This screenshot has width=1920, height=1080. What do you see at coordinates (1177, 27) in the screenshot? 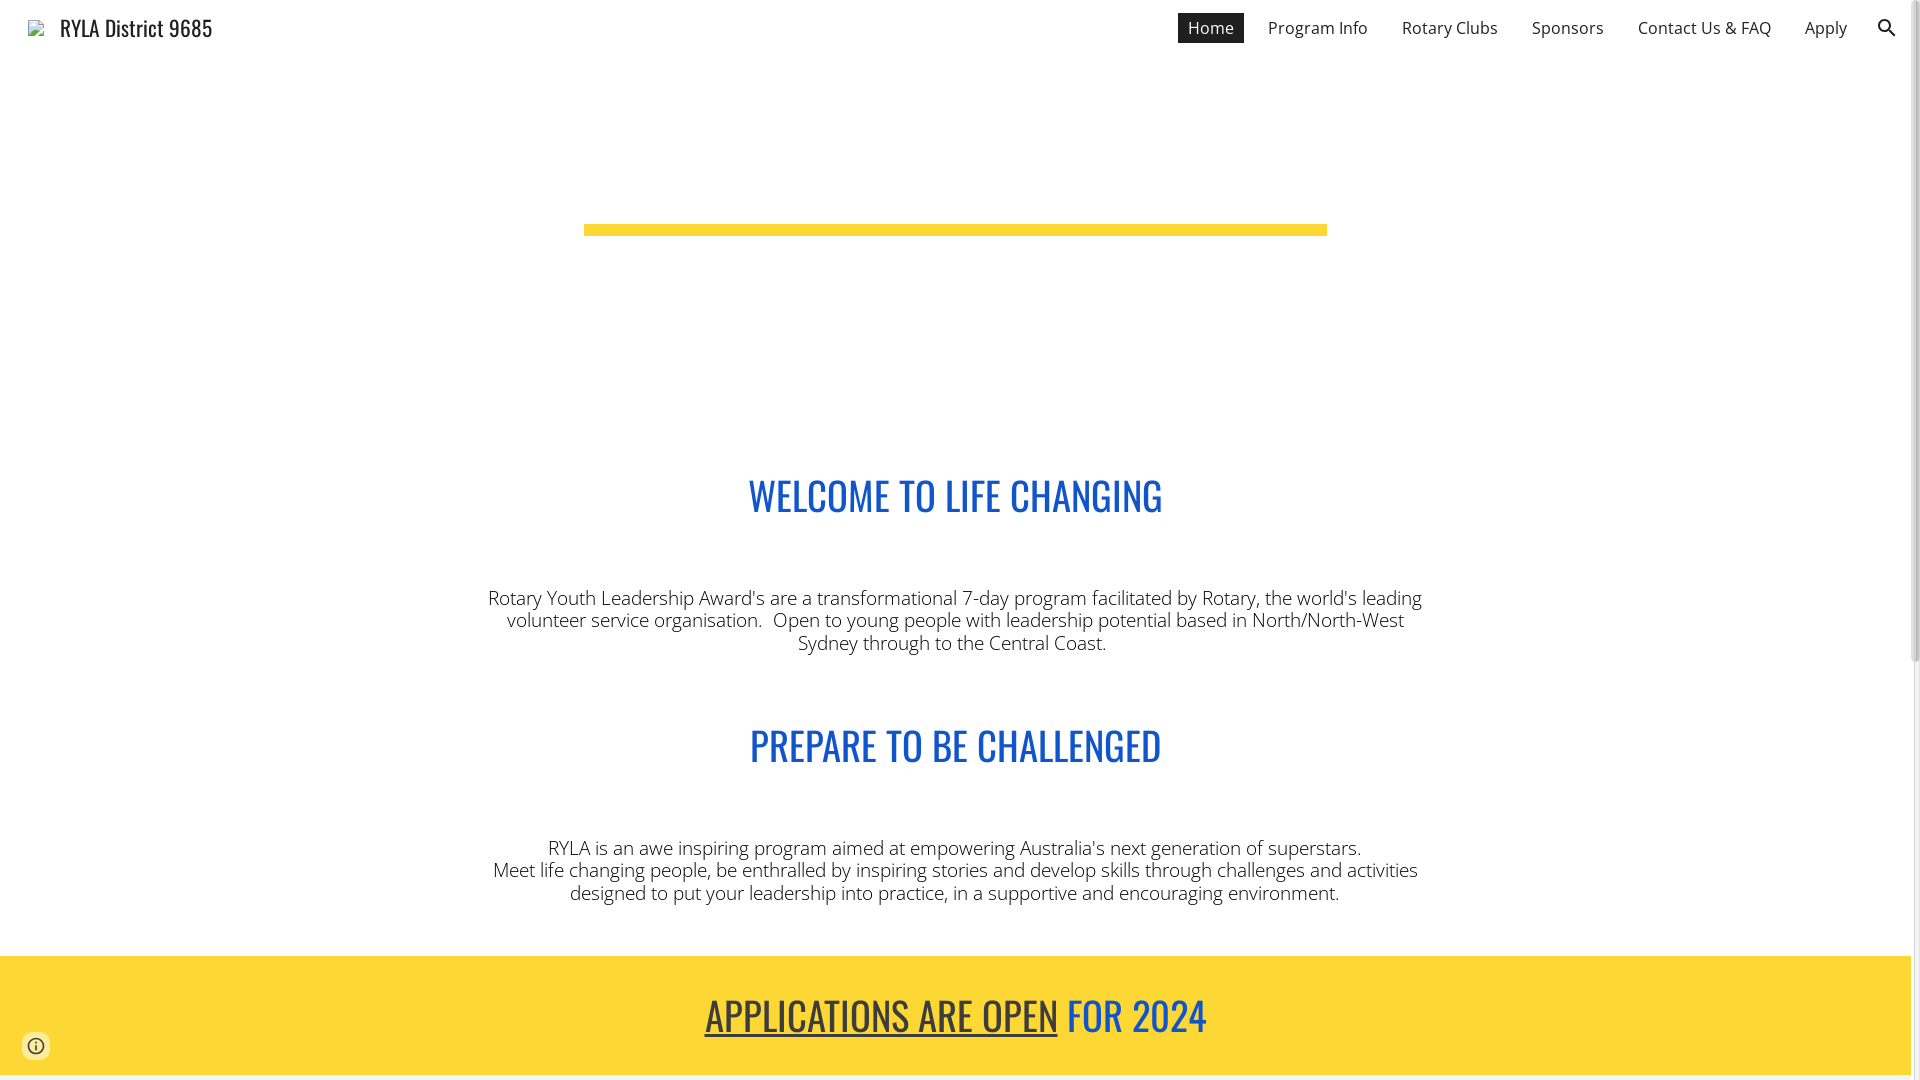
I see `'Home'` at bounding box center [1177, 27].